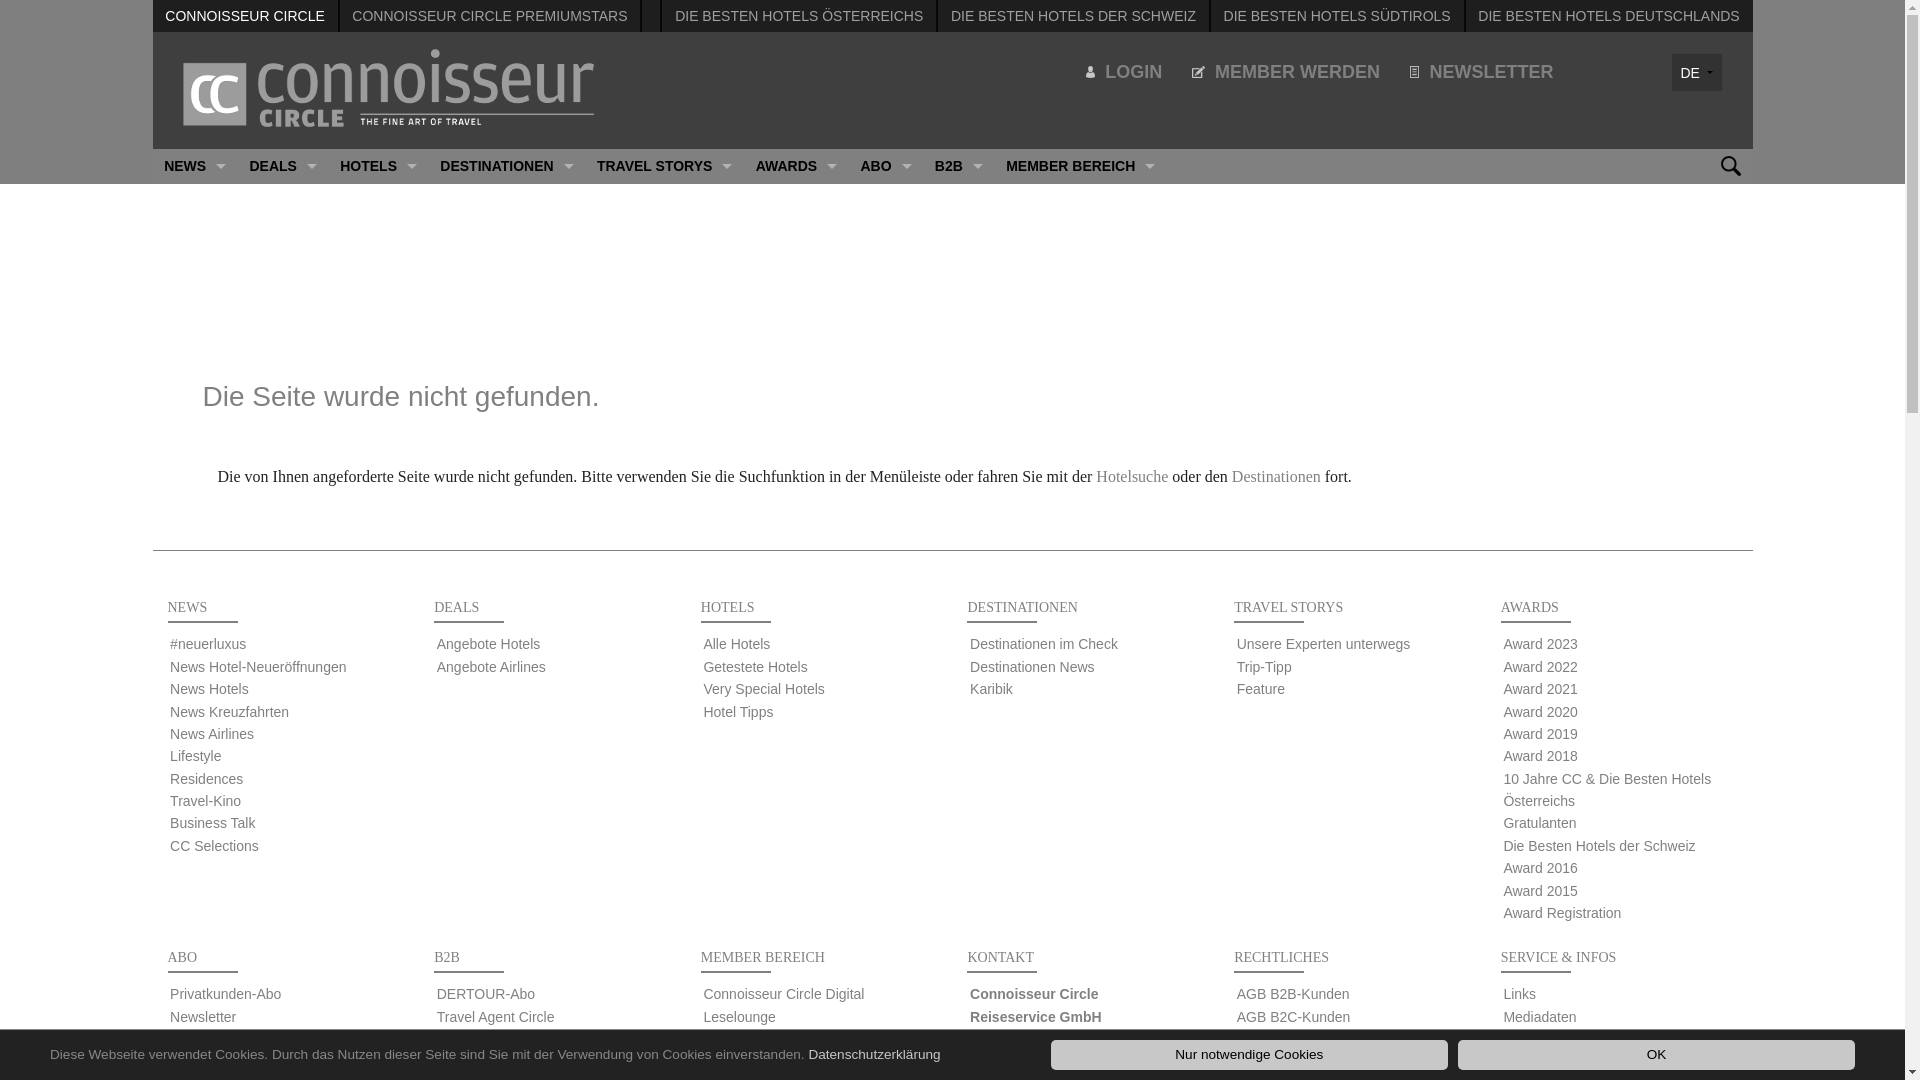 The width and height of the screenshot is (1920, 1080). I want to click on 'Nur notwendige Cookies', so click(1248, 1054).